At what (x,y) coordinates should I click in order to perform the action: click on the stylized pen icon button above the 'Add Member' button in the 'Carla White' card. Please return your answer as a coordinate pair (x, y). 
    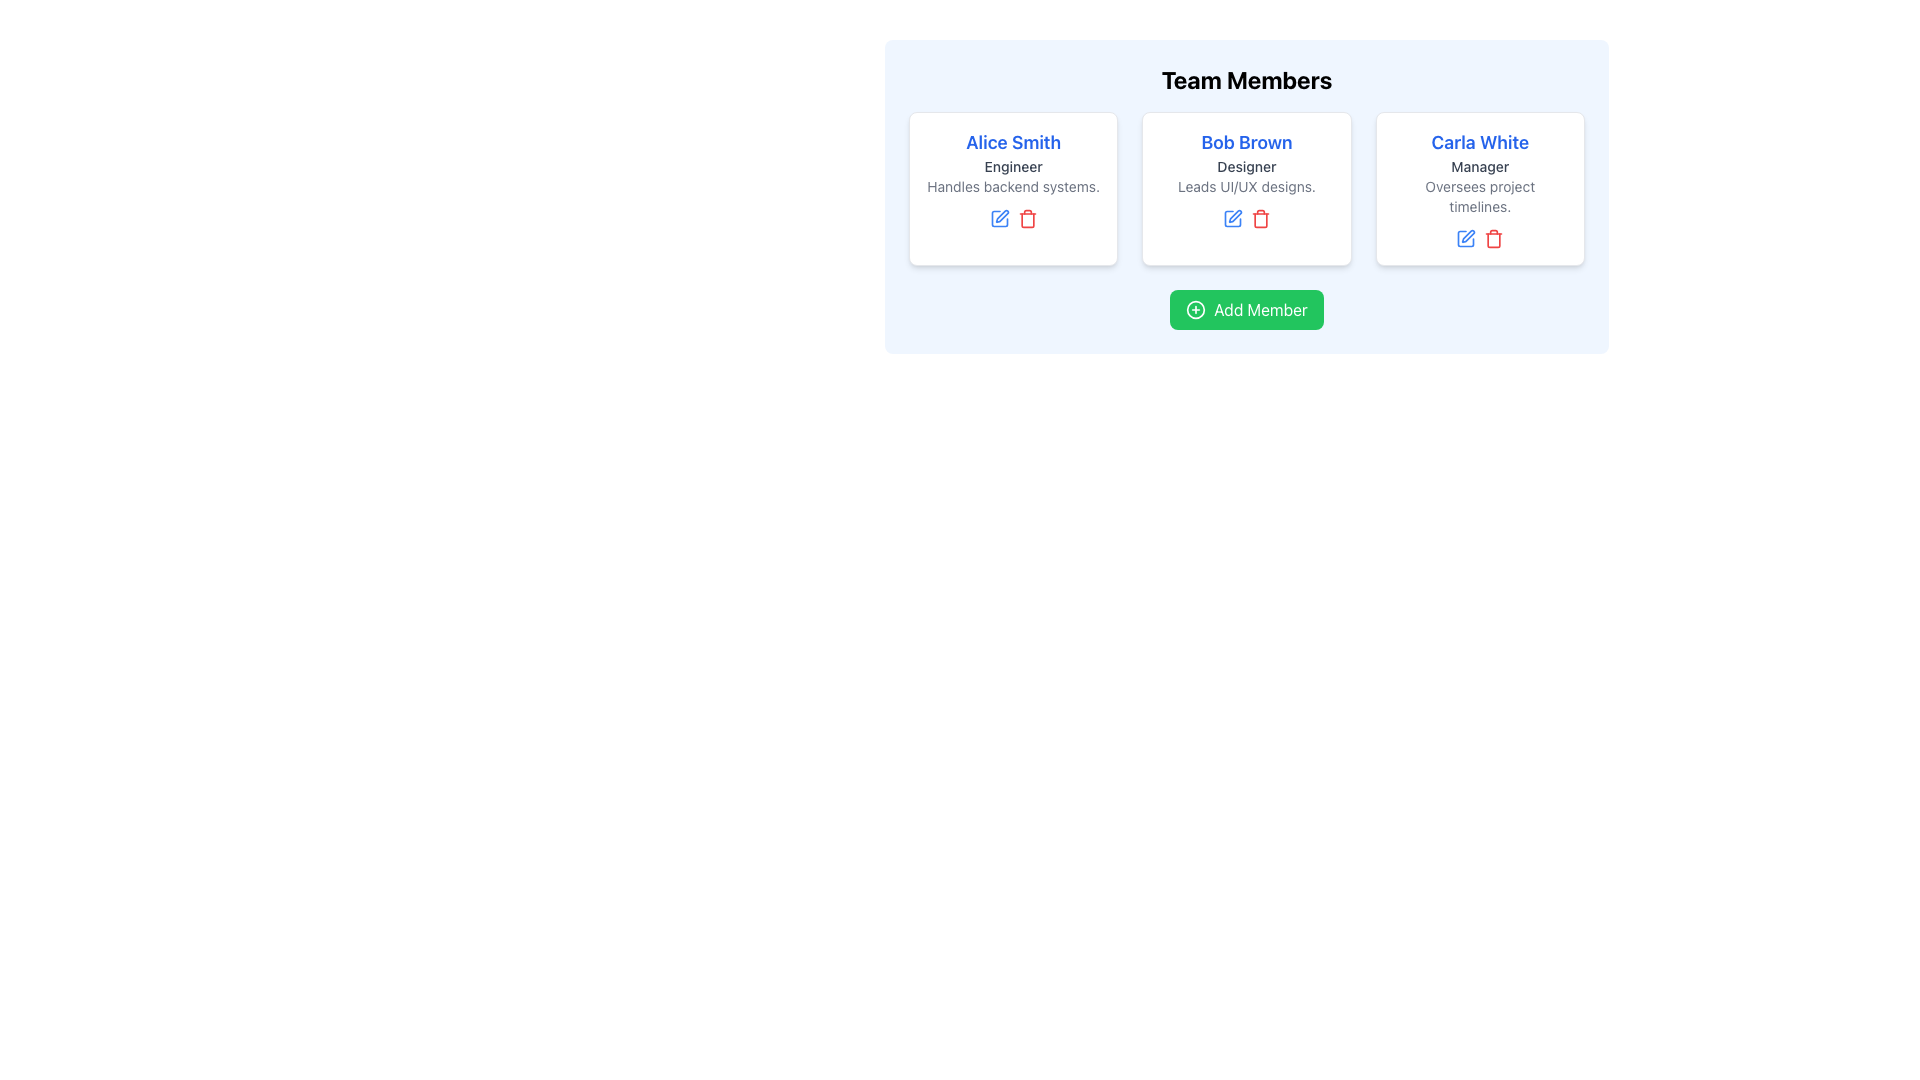
    Looking at the image, I should click on (1468, 235).